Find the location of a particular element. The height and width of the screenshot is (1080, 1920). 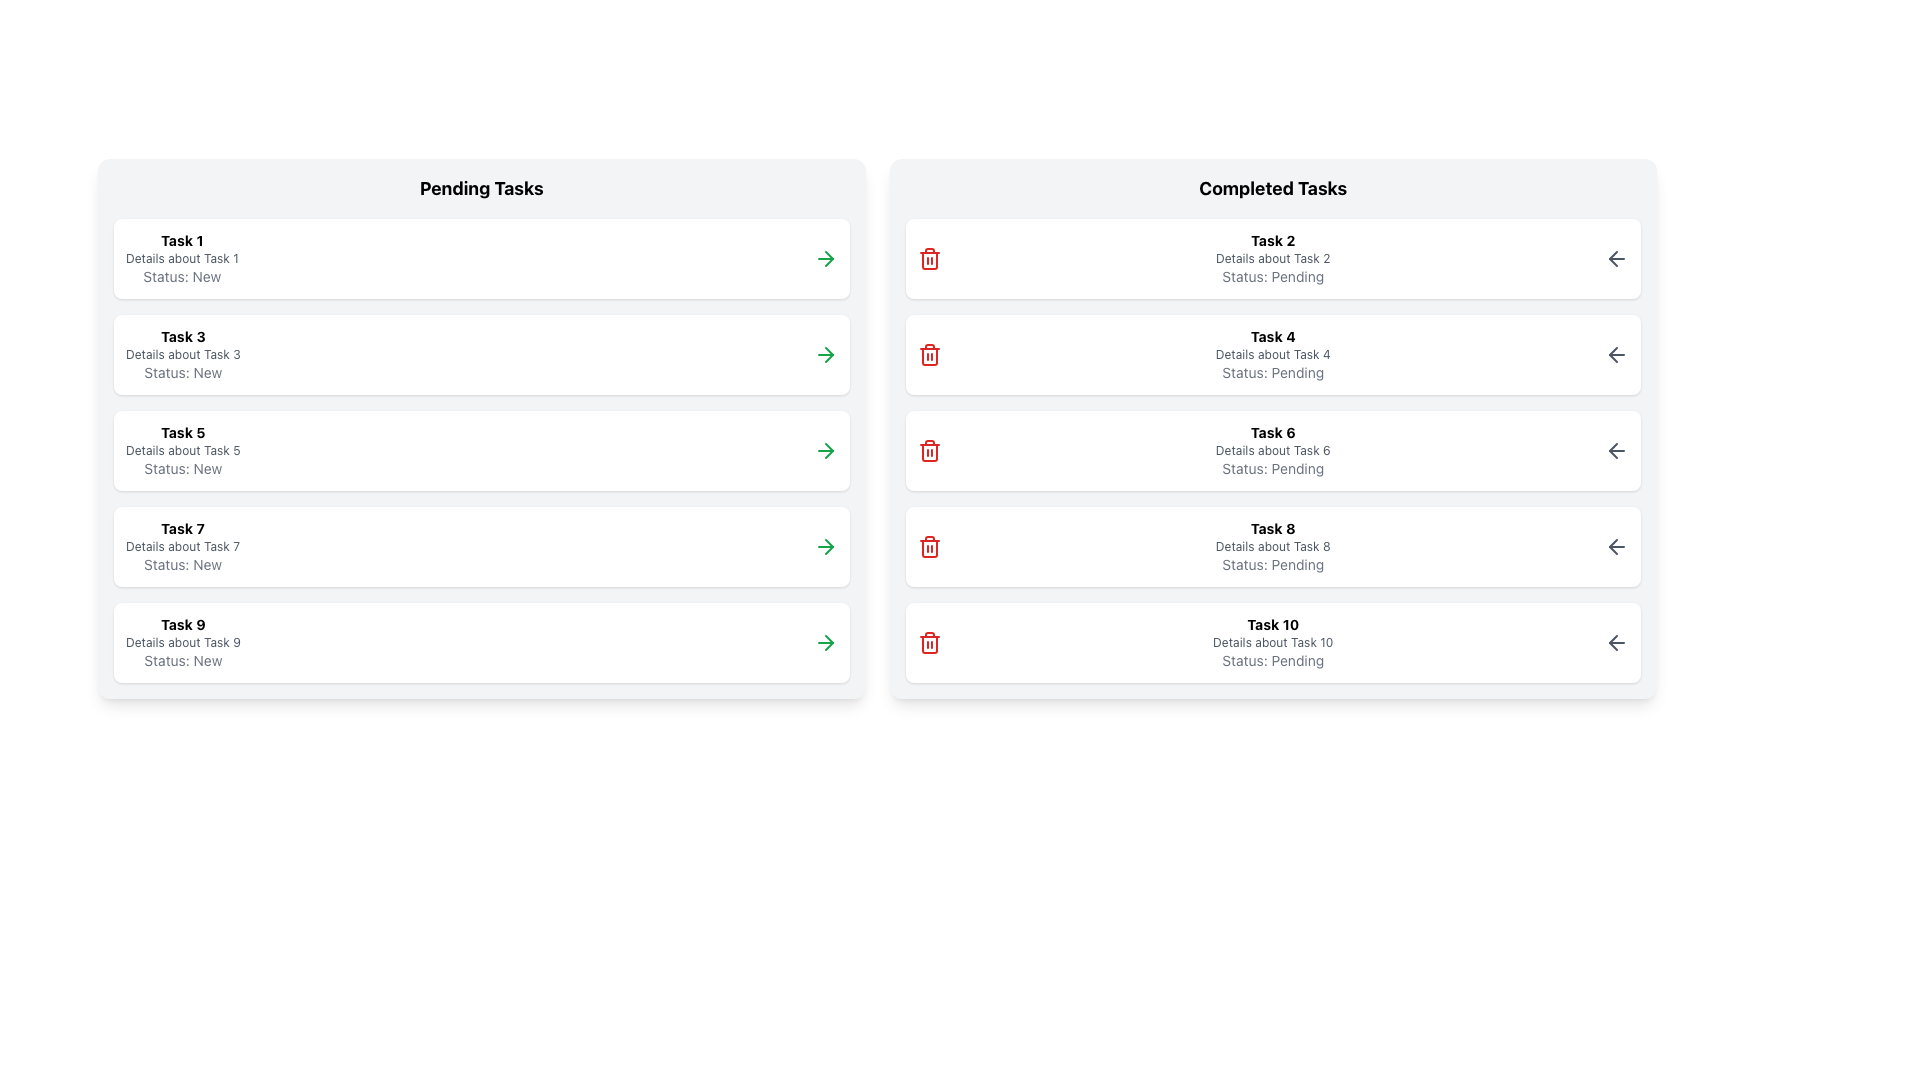

the delete button icon next to the task labeled 'Task 8' is located at coordinates (928, 547).